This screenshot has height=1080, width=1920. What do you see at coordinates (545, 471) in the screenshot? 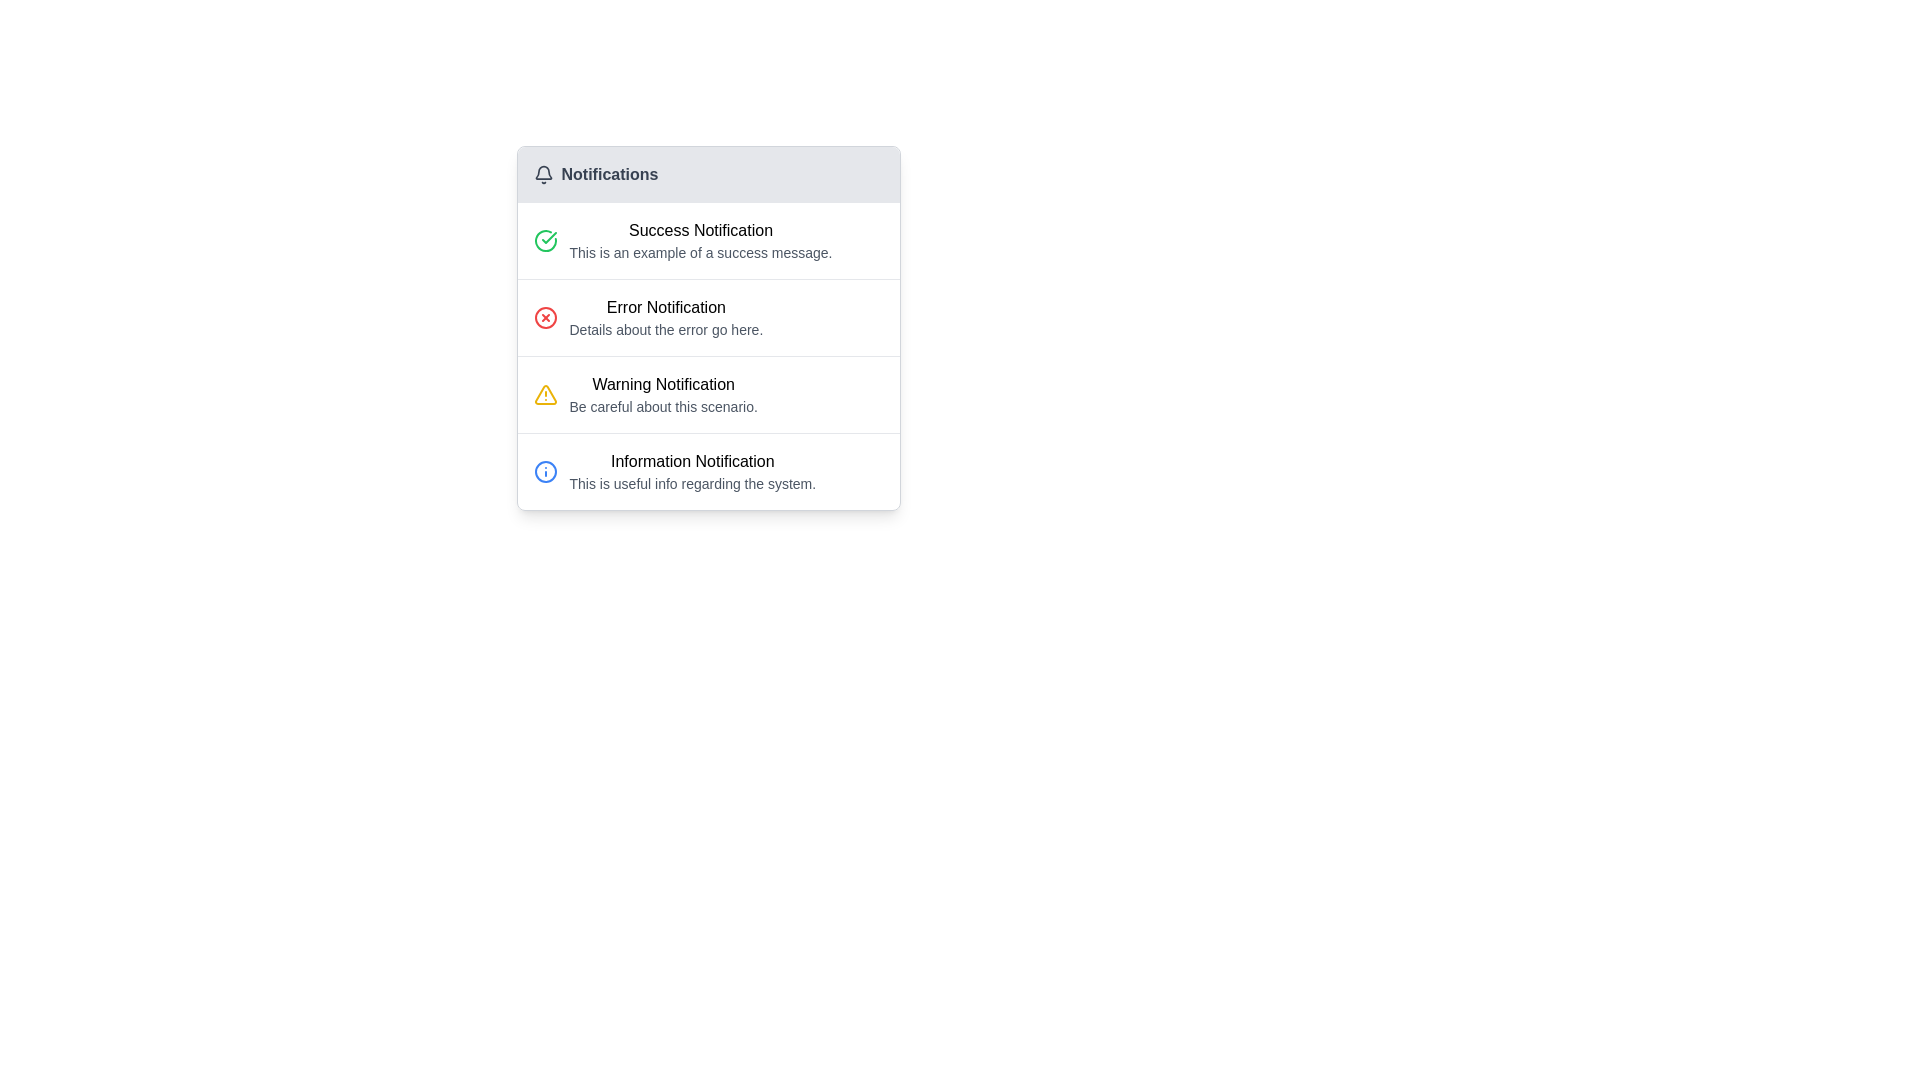
I see `the circular blue icon with an 'i' symbol inside, located in the lower section of the notifications panel, next to the 'Information Notification' entry` at bounding box center [545, 471].